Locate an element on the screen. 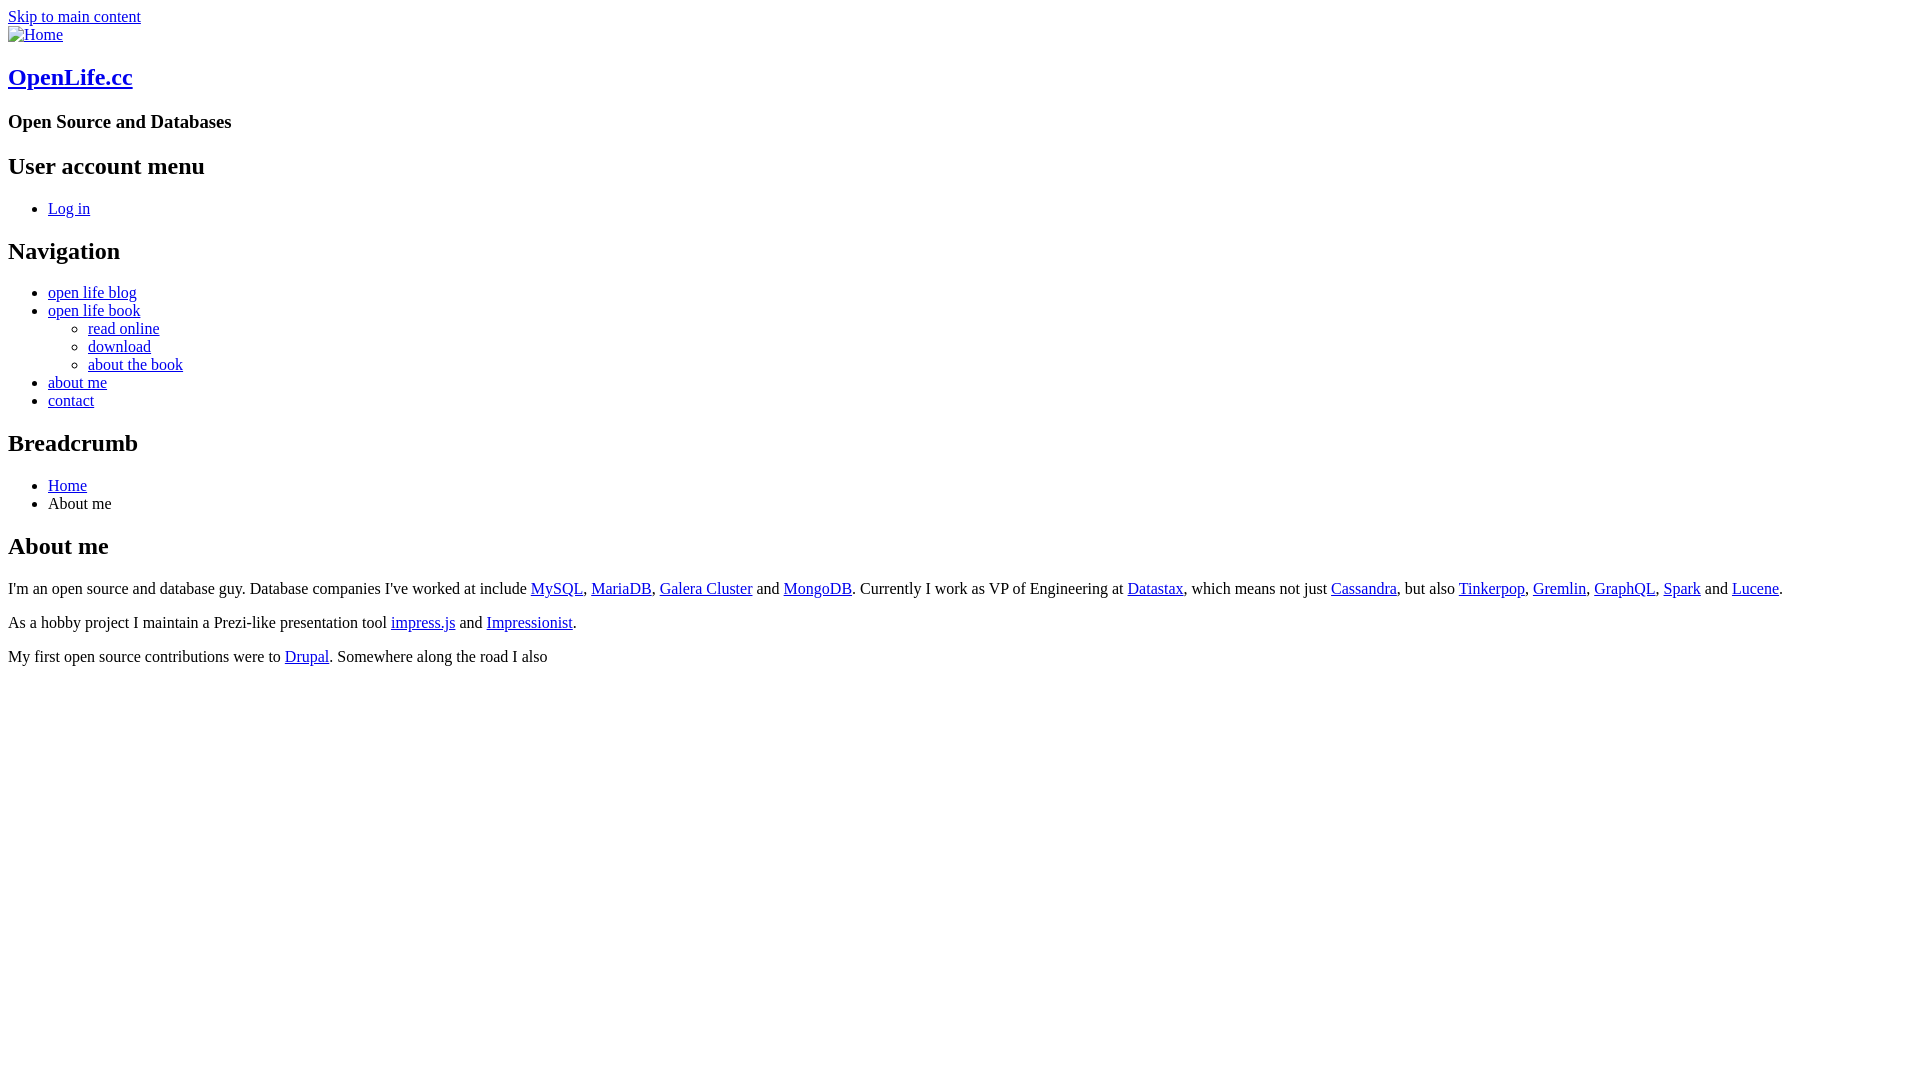 This screenshot has height=1080, width=1920. 'contact' is located at coordinates (71, 400).